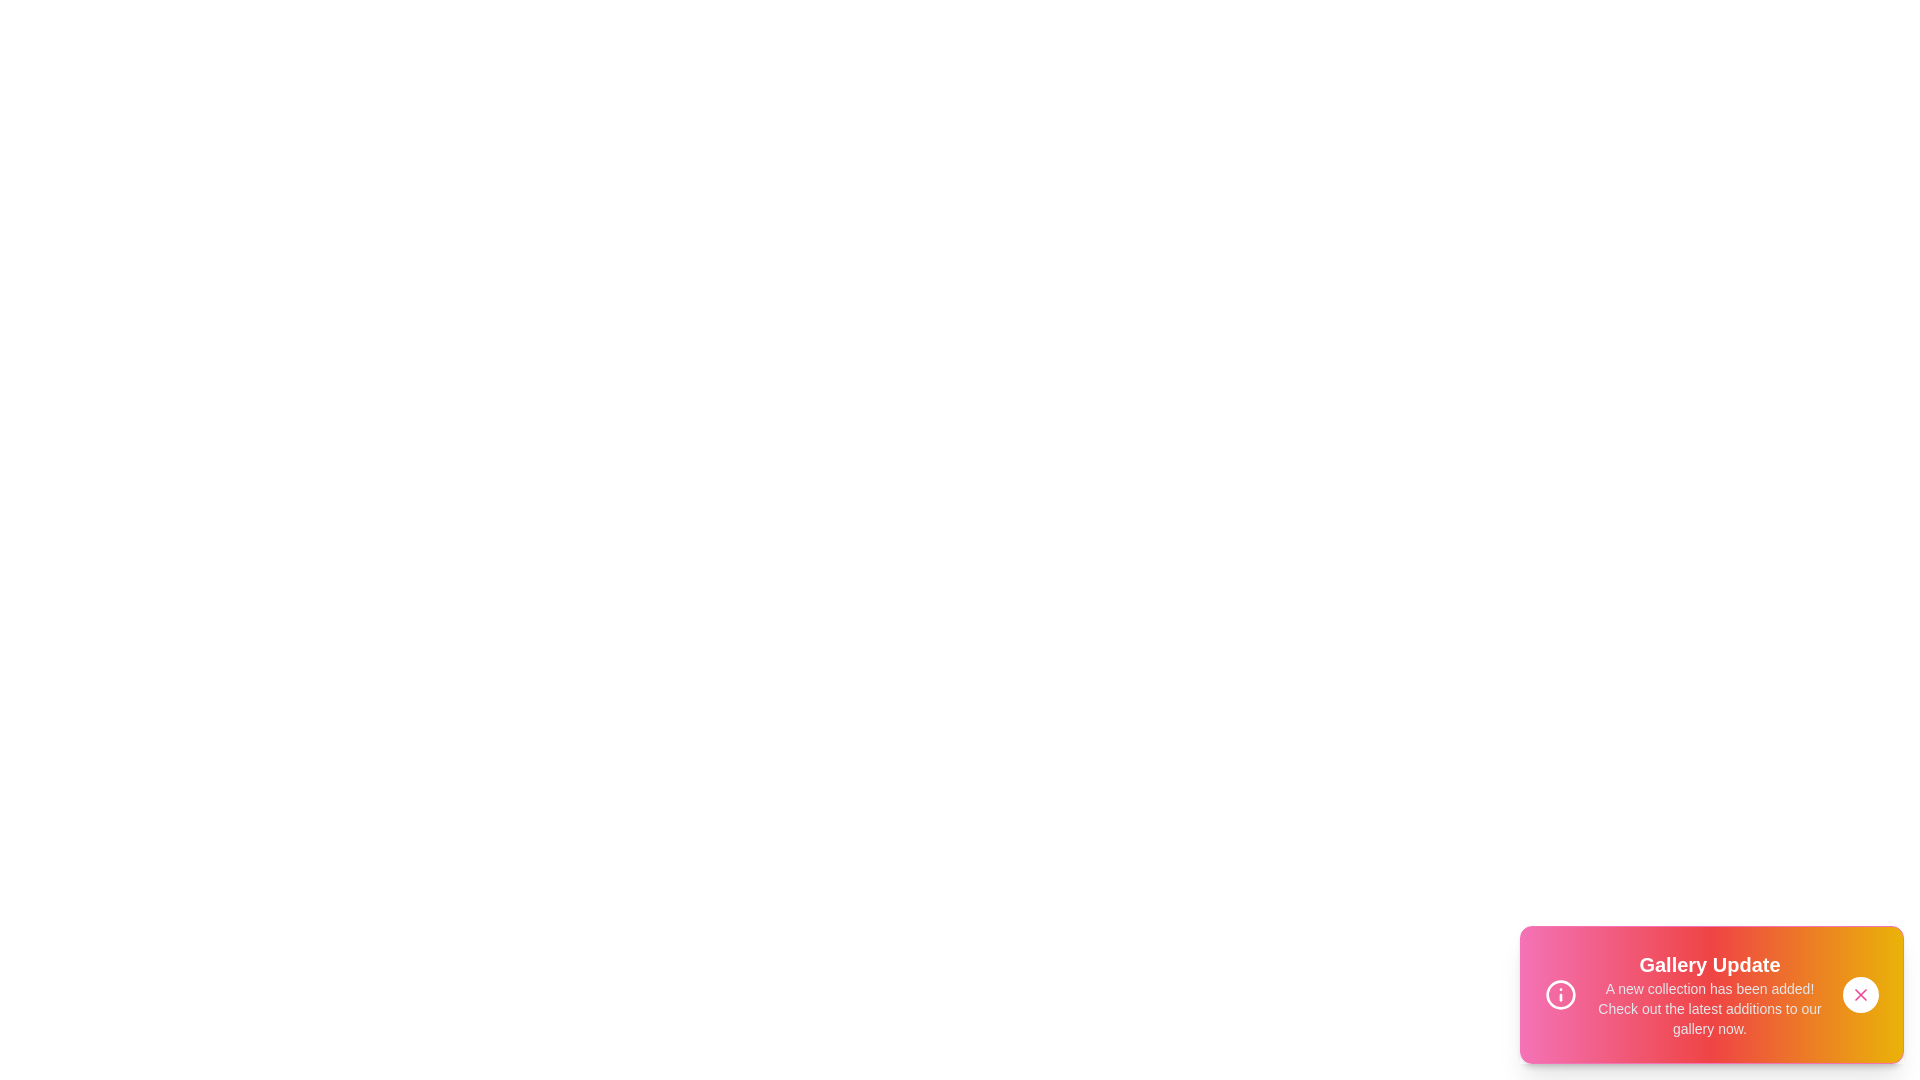  What do you see at coordinates (1860, 995) in the screenshot?
I see `close button on the snackbar` at bounding box center [1860, 995].